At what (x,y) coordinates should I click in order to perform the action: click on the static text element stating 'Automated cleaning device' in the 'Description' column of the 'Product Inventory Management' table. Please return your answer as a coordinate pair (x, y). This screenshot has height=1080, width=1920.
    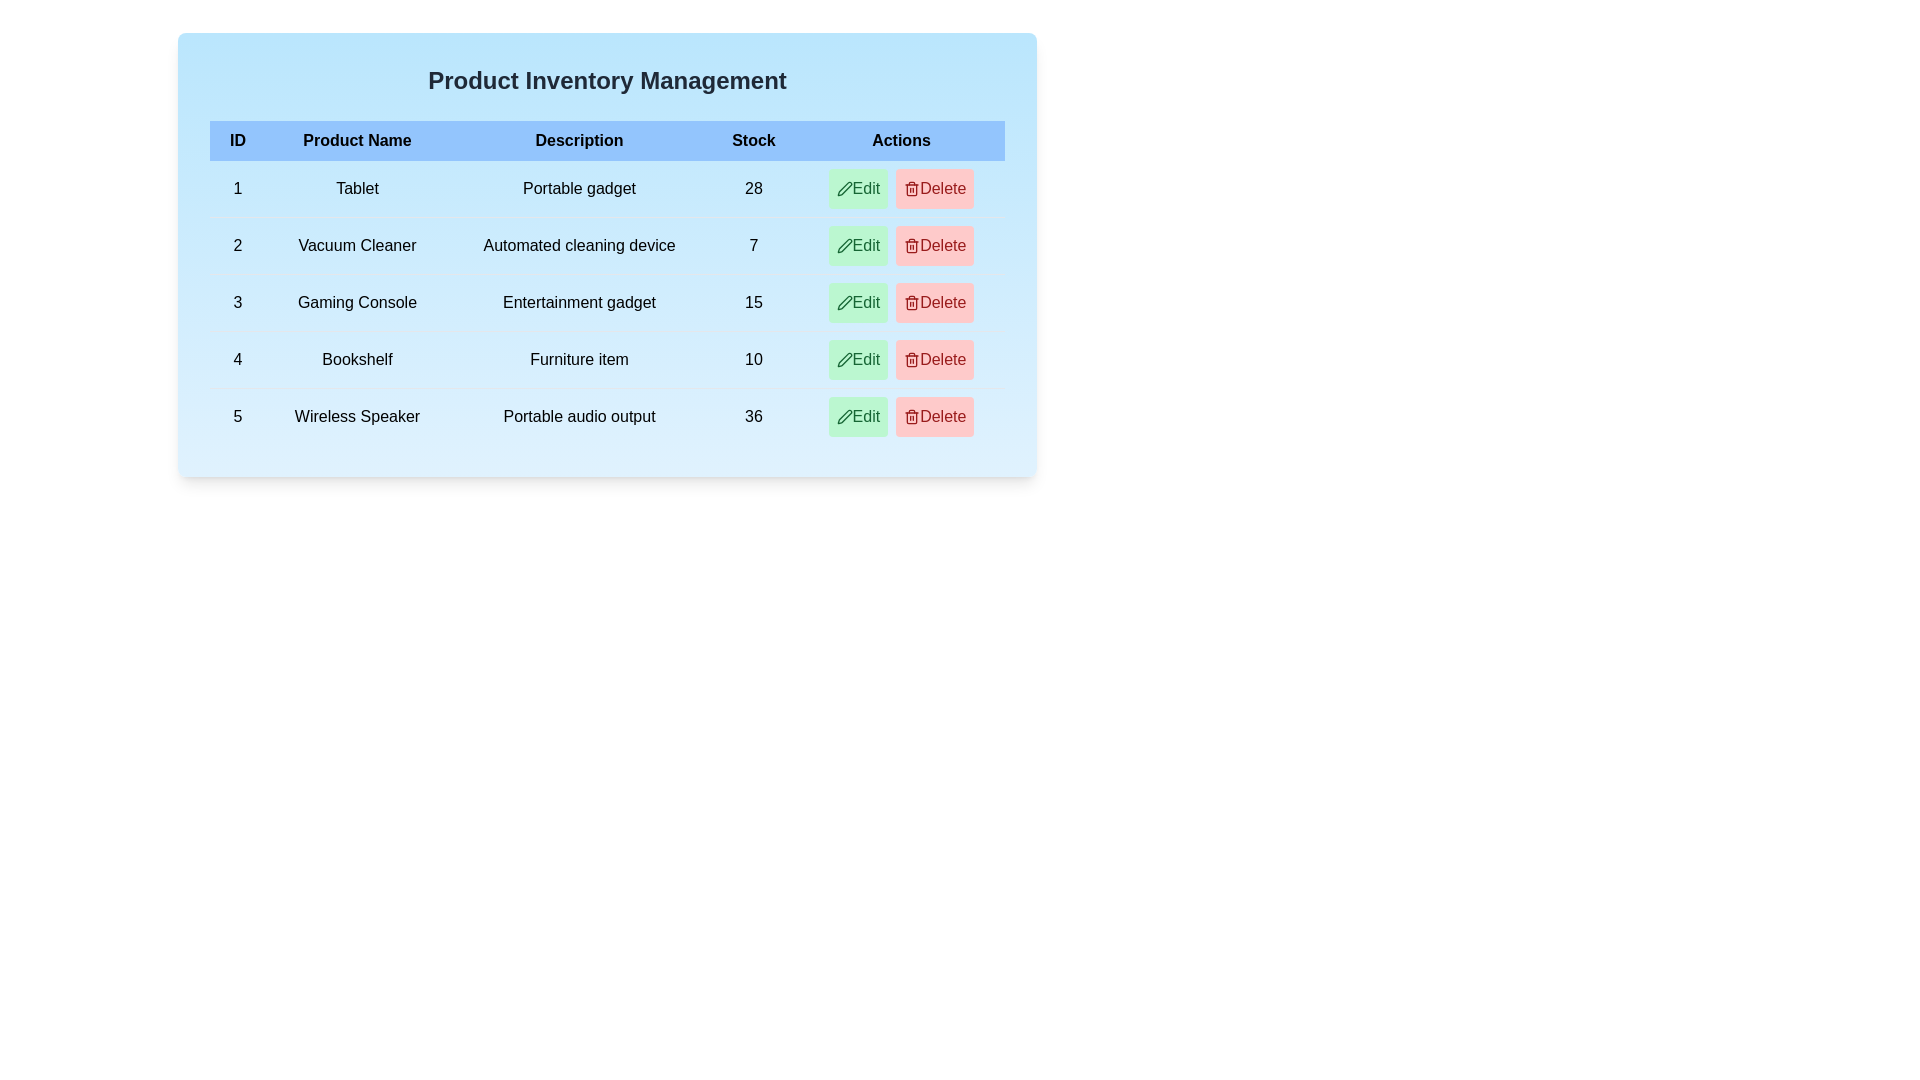
    Looking at the image, I should click on (578, 245).